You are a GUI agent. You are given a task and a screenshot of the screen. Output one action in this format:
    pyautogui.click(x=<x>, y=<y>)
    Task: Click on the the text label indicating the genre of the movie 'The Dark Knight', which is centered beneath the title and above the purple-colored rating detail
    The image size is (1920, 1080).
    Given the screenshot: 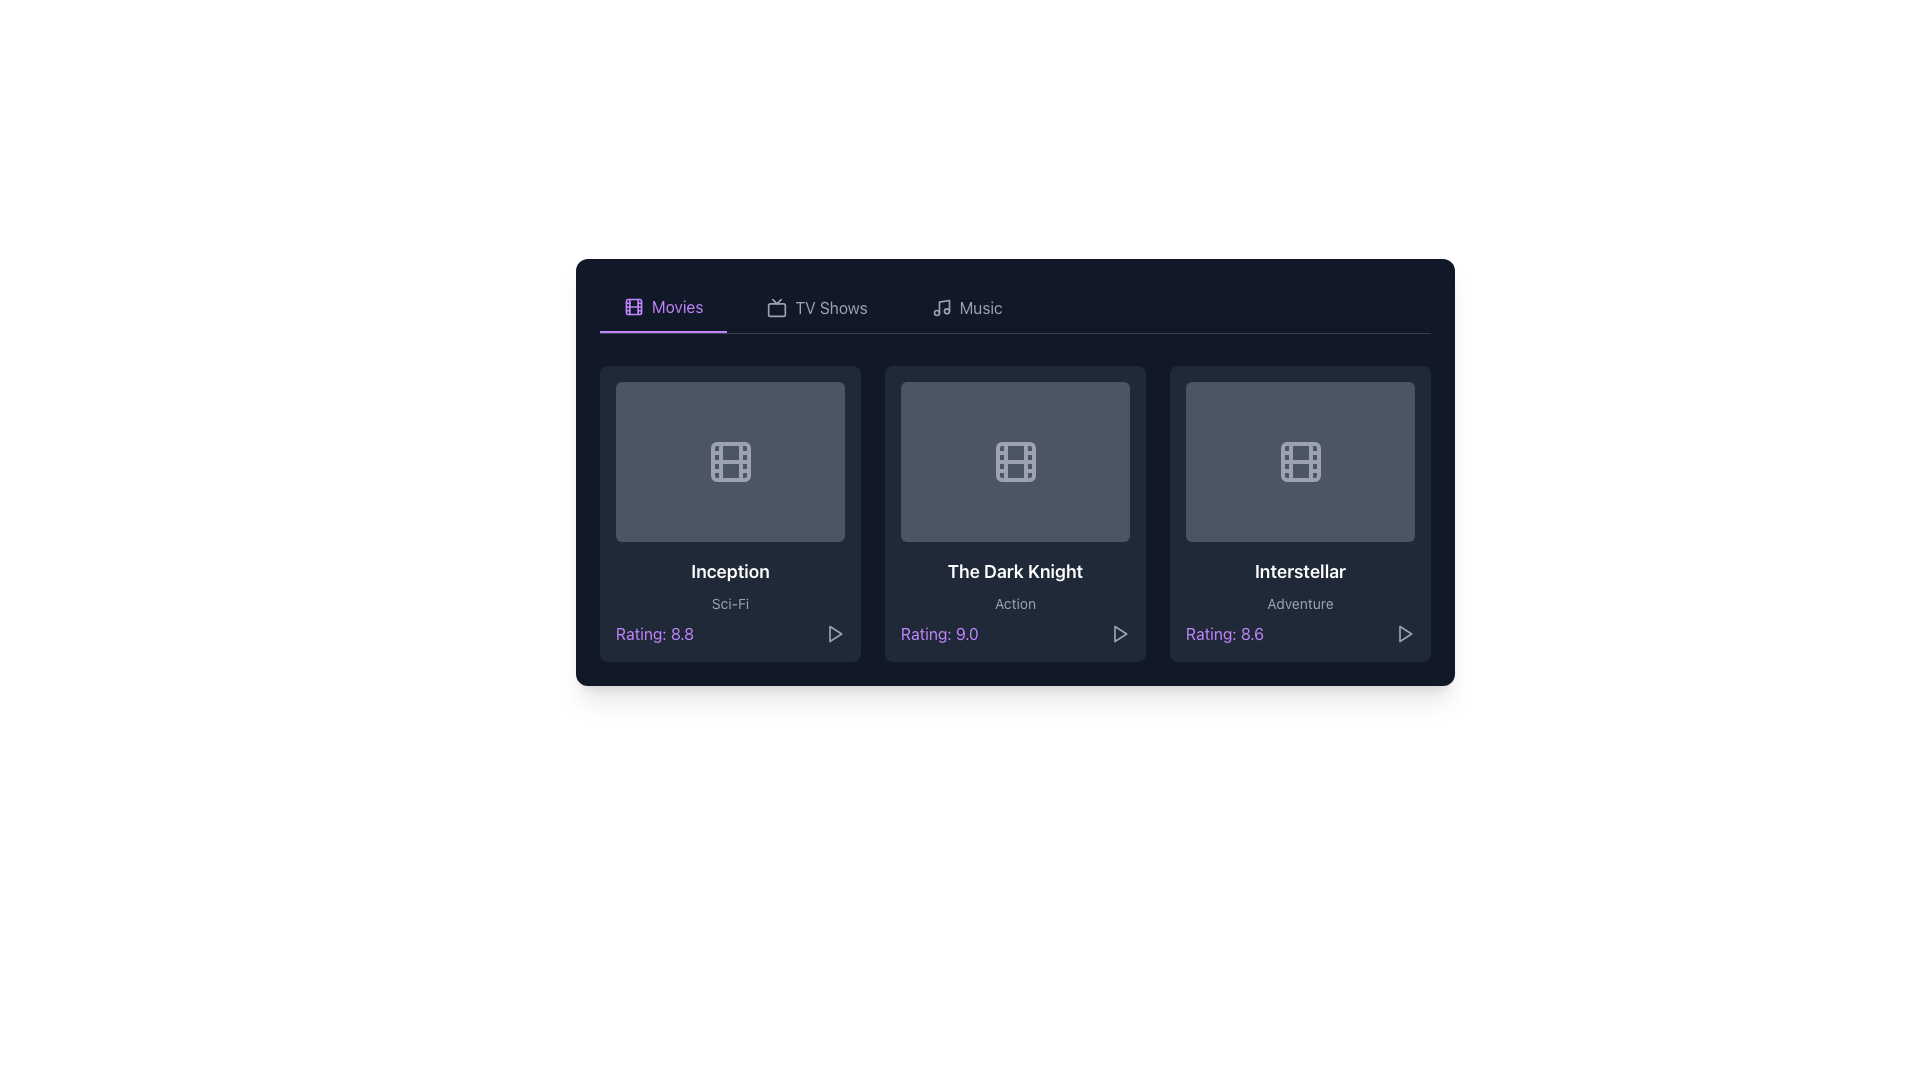 What is the action you would take?
    pyautogui.click(x=1015, y=603)
    